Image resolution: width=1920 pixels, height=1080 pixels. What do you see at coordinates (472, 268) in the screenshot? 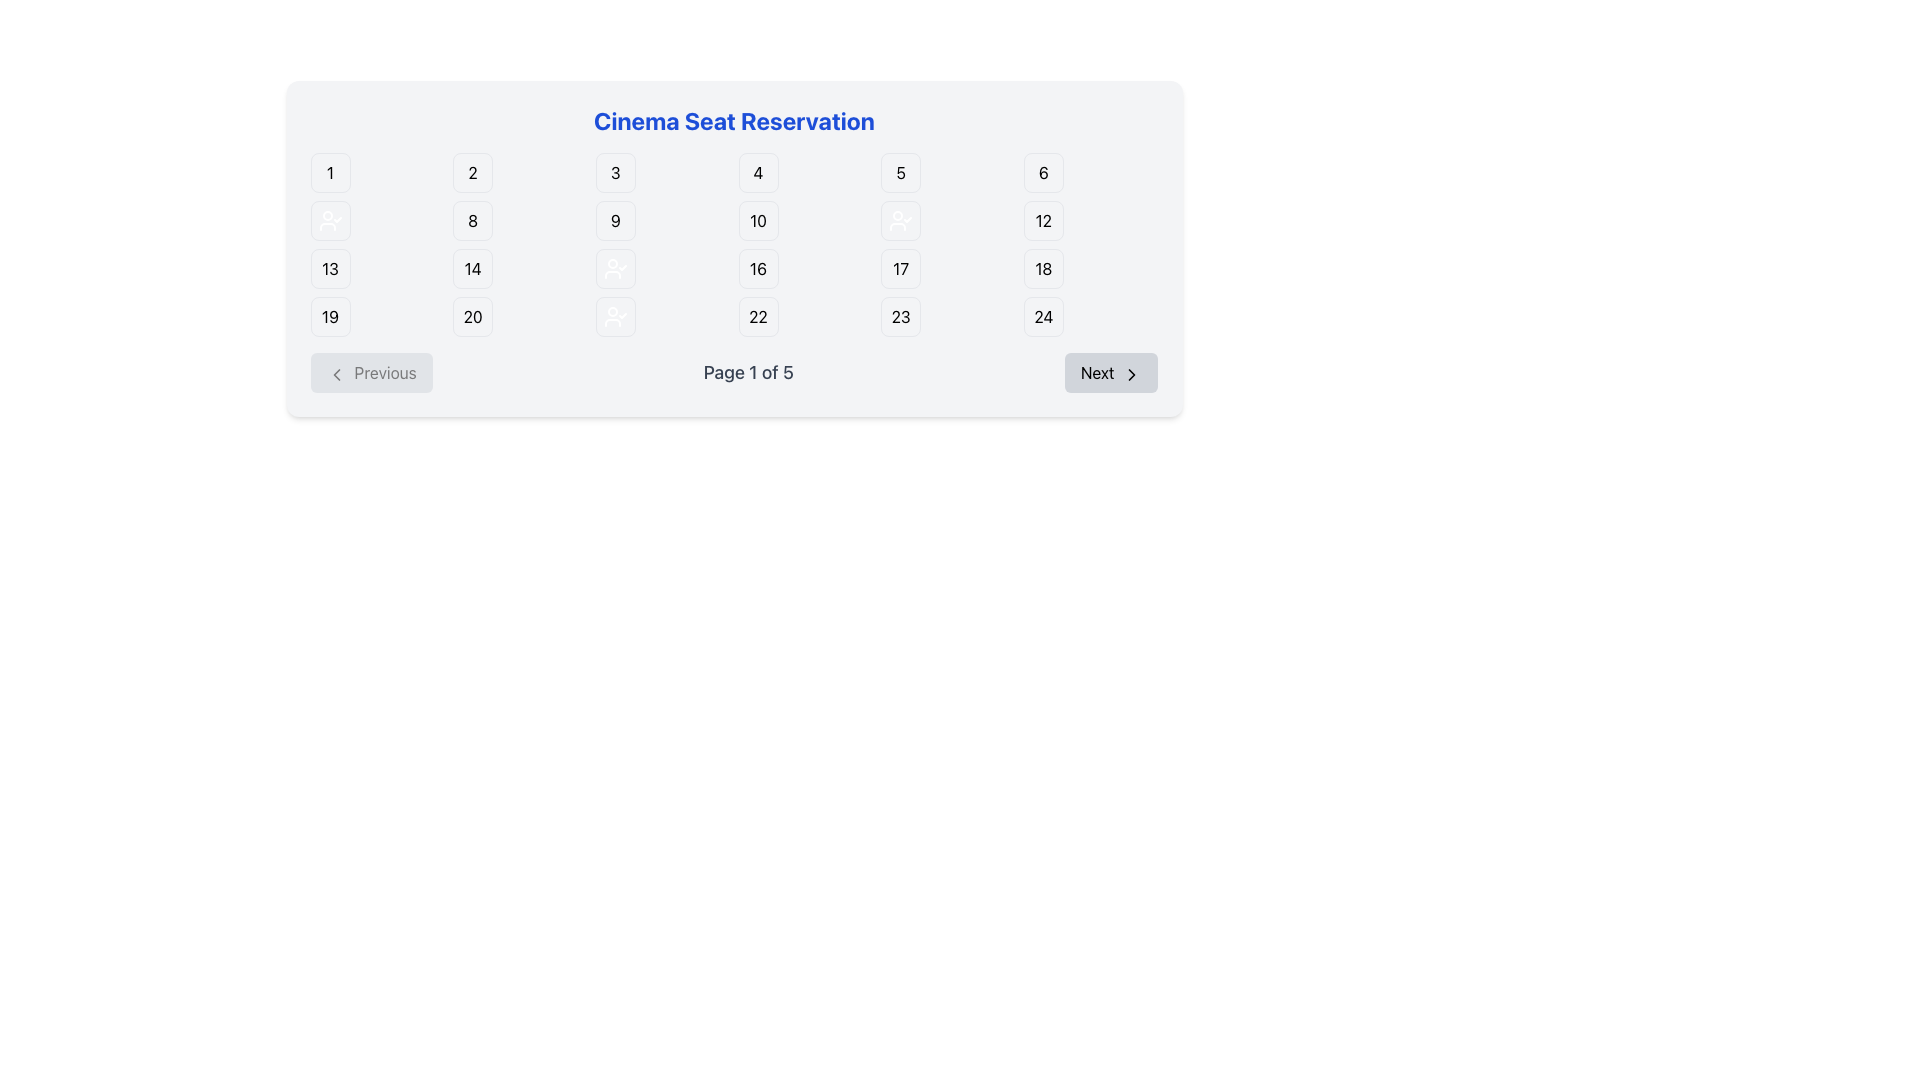
I see `the square button-like UI element labeled '14' in the seat selection interface, which is colored green for available status and located in the third row and second column of the grid` at bounding box center [472, 268].